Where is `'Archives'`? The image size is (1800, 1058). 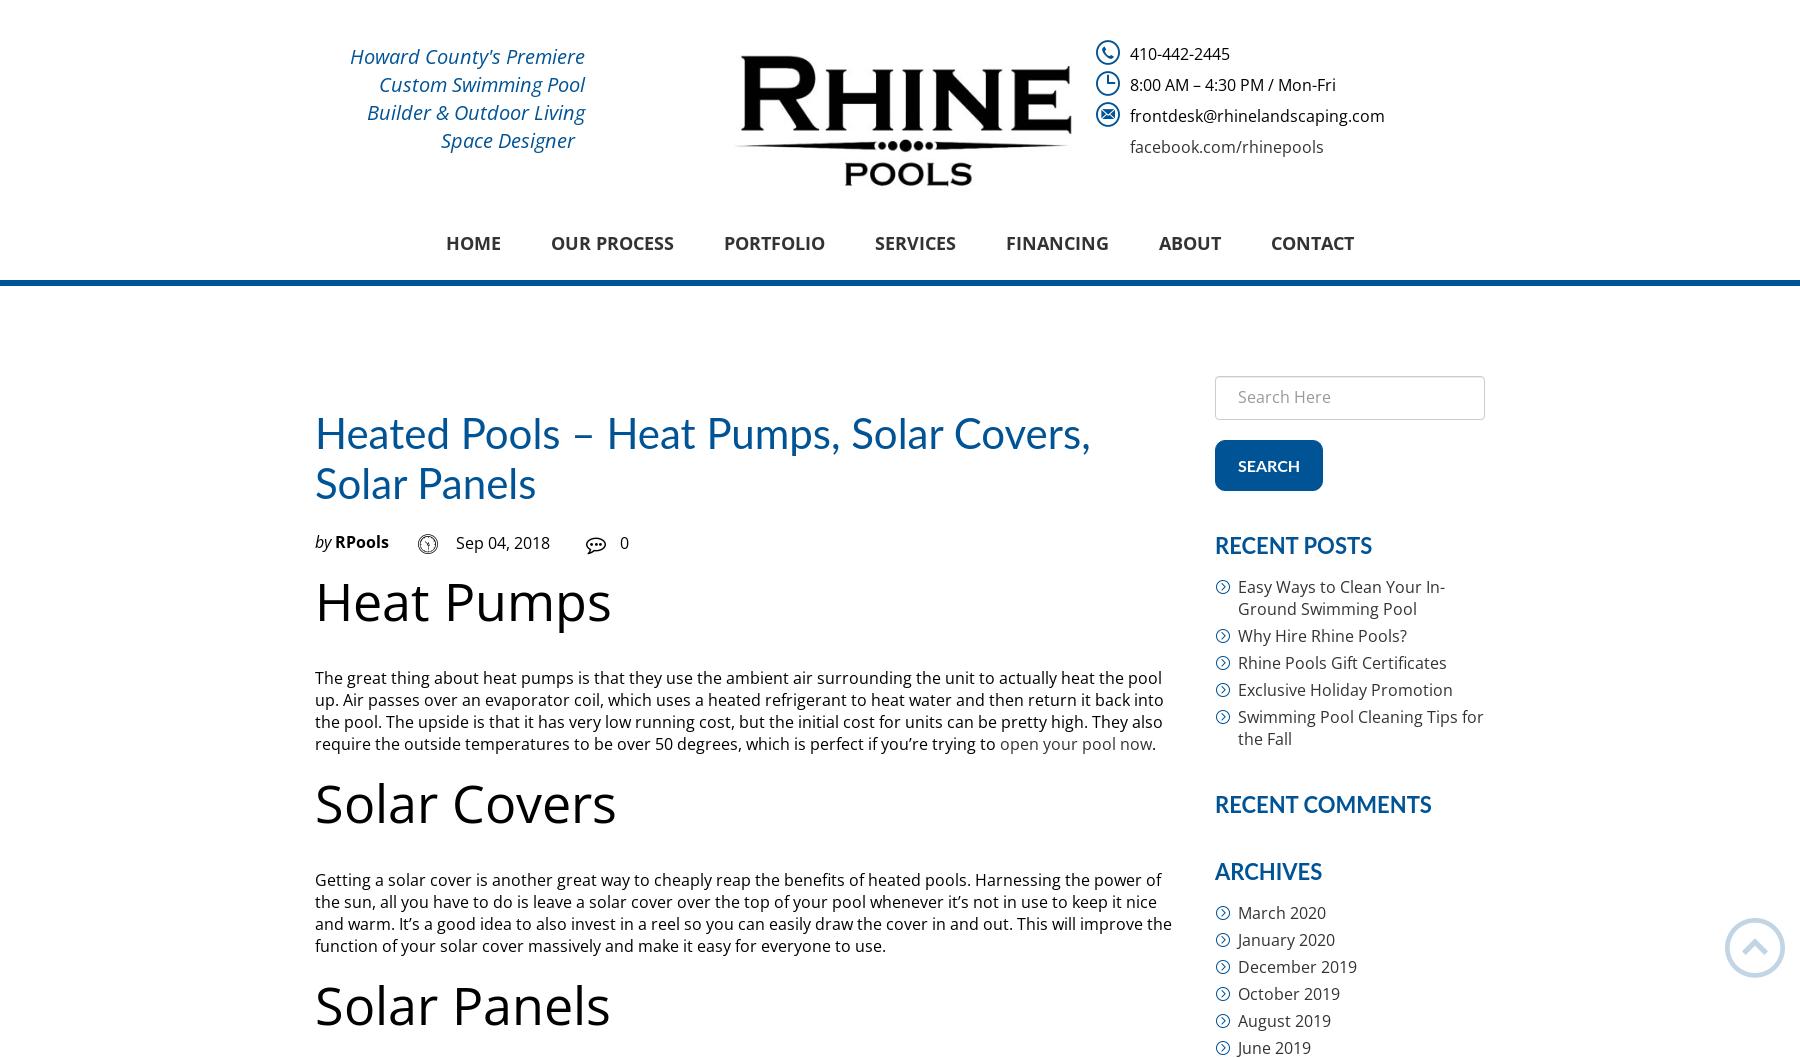
'Archives' is located at coordinates (1268, 871).